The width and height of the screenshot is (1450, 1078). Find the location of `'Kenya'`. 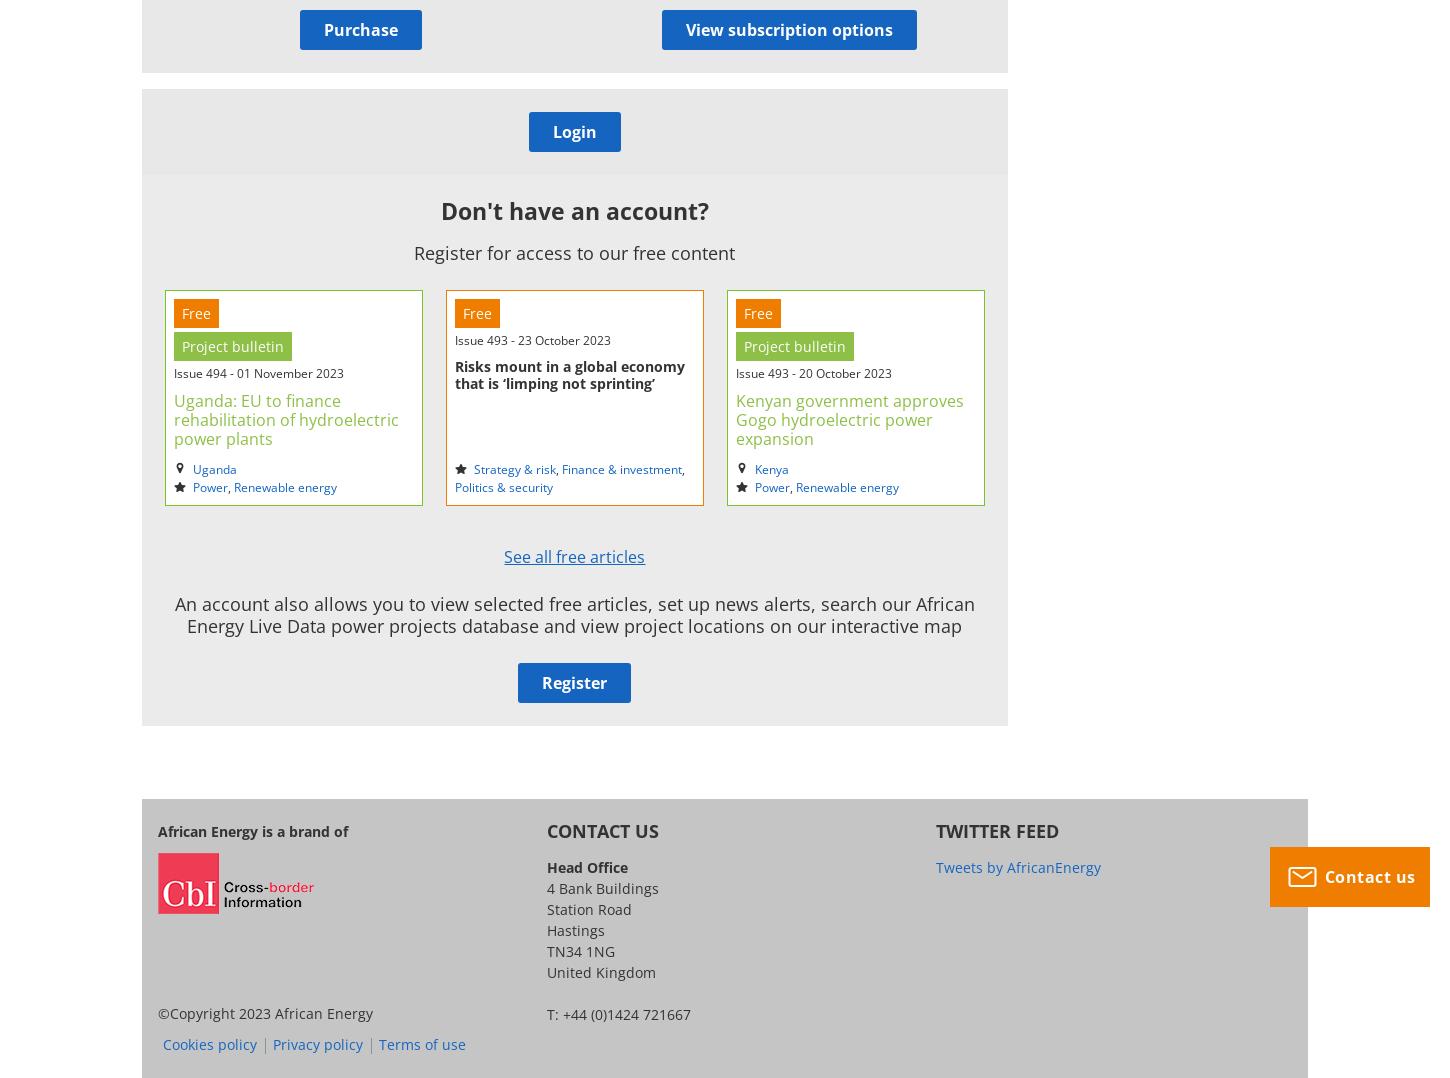

'Kenya' is located at coordinates (771, 468).